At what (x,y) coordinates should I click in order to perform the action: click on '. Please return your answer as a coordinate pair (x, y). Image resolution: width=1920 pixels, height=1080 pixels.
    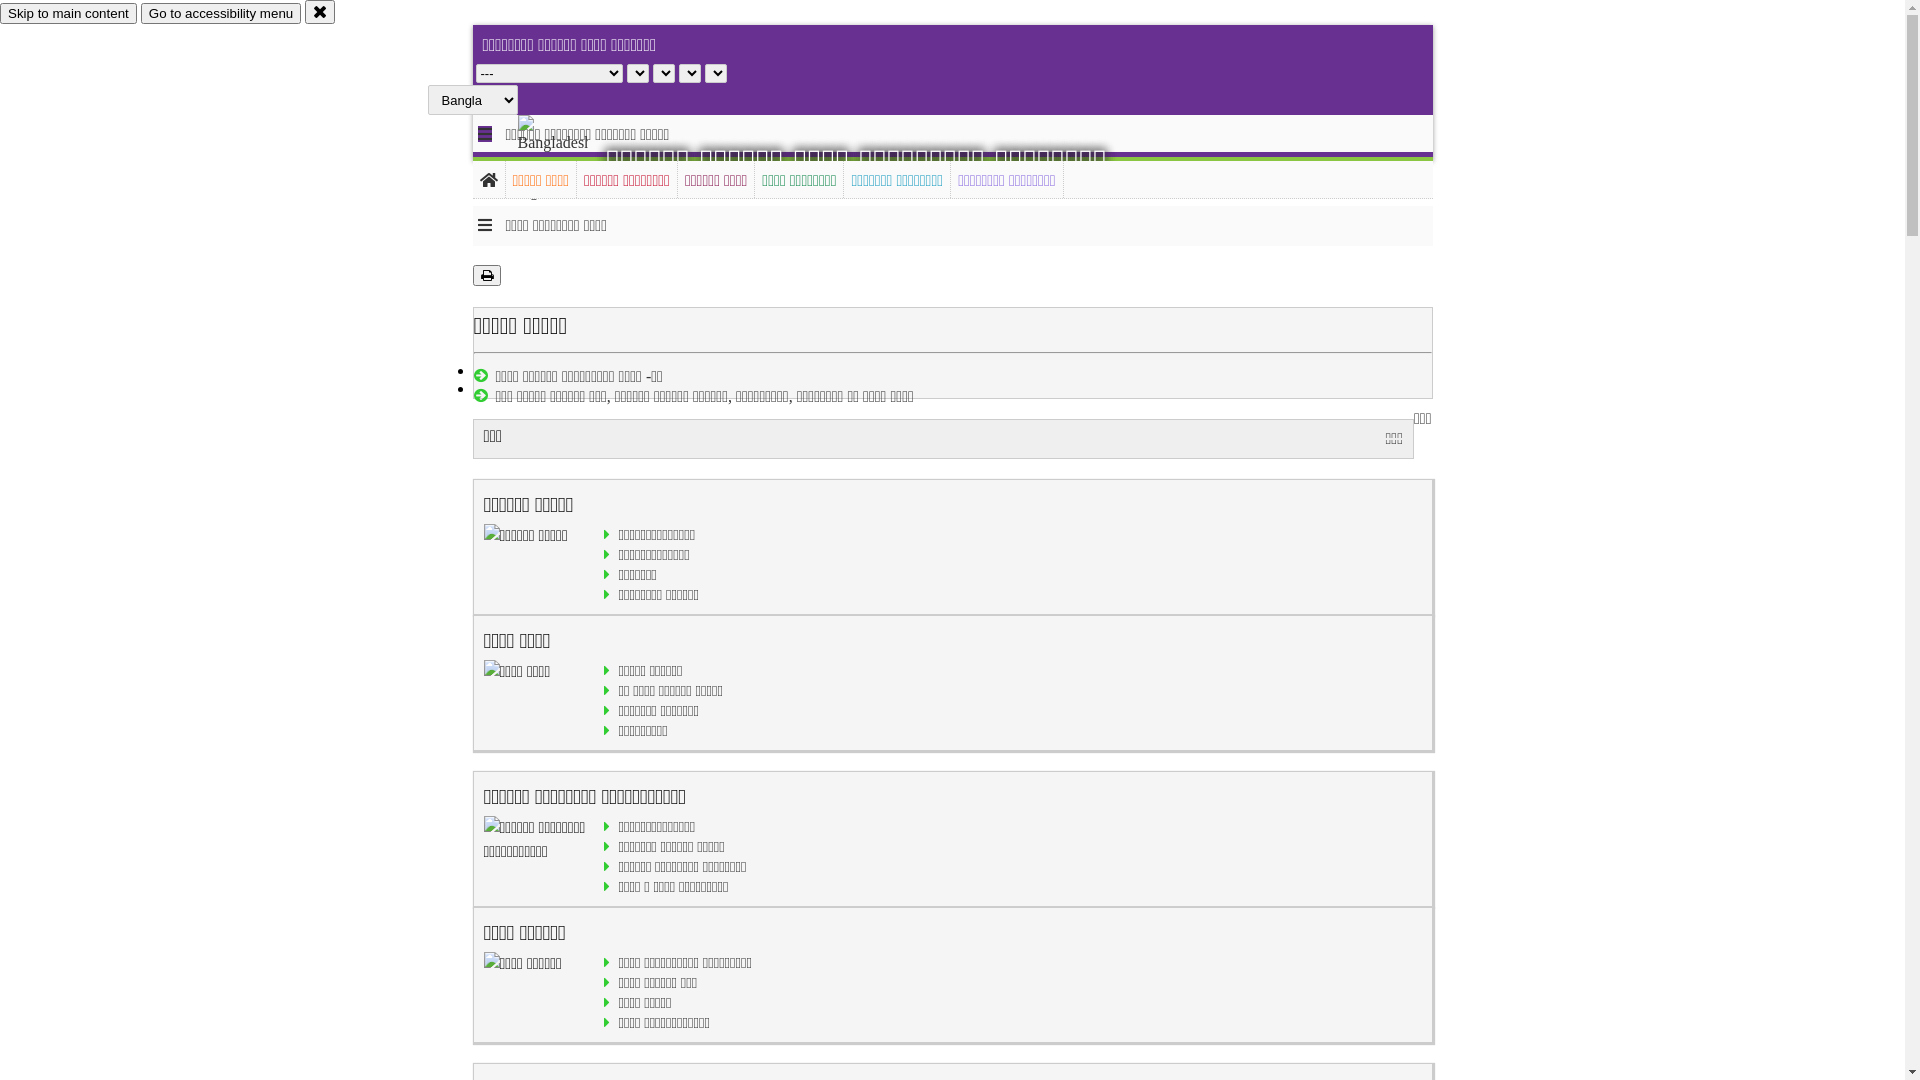
    Looking at the image, I should click on (569, 157).